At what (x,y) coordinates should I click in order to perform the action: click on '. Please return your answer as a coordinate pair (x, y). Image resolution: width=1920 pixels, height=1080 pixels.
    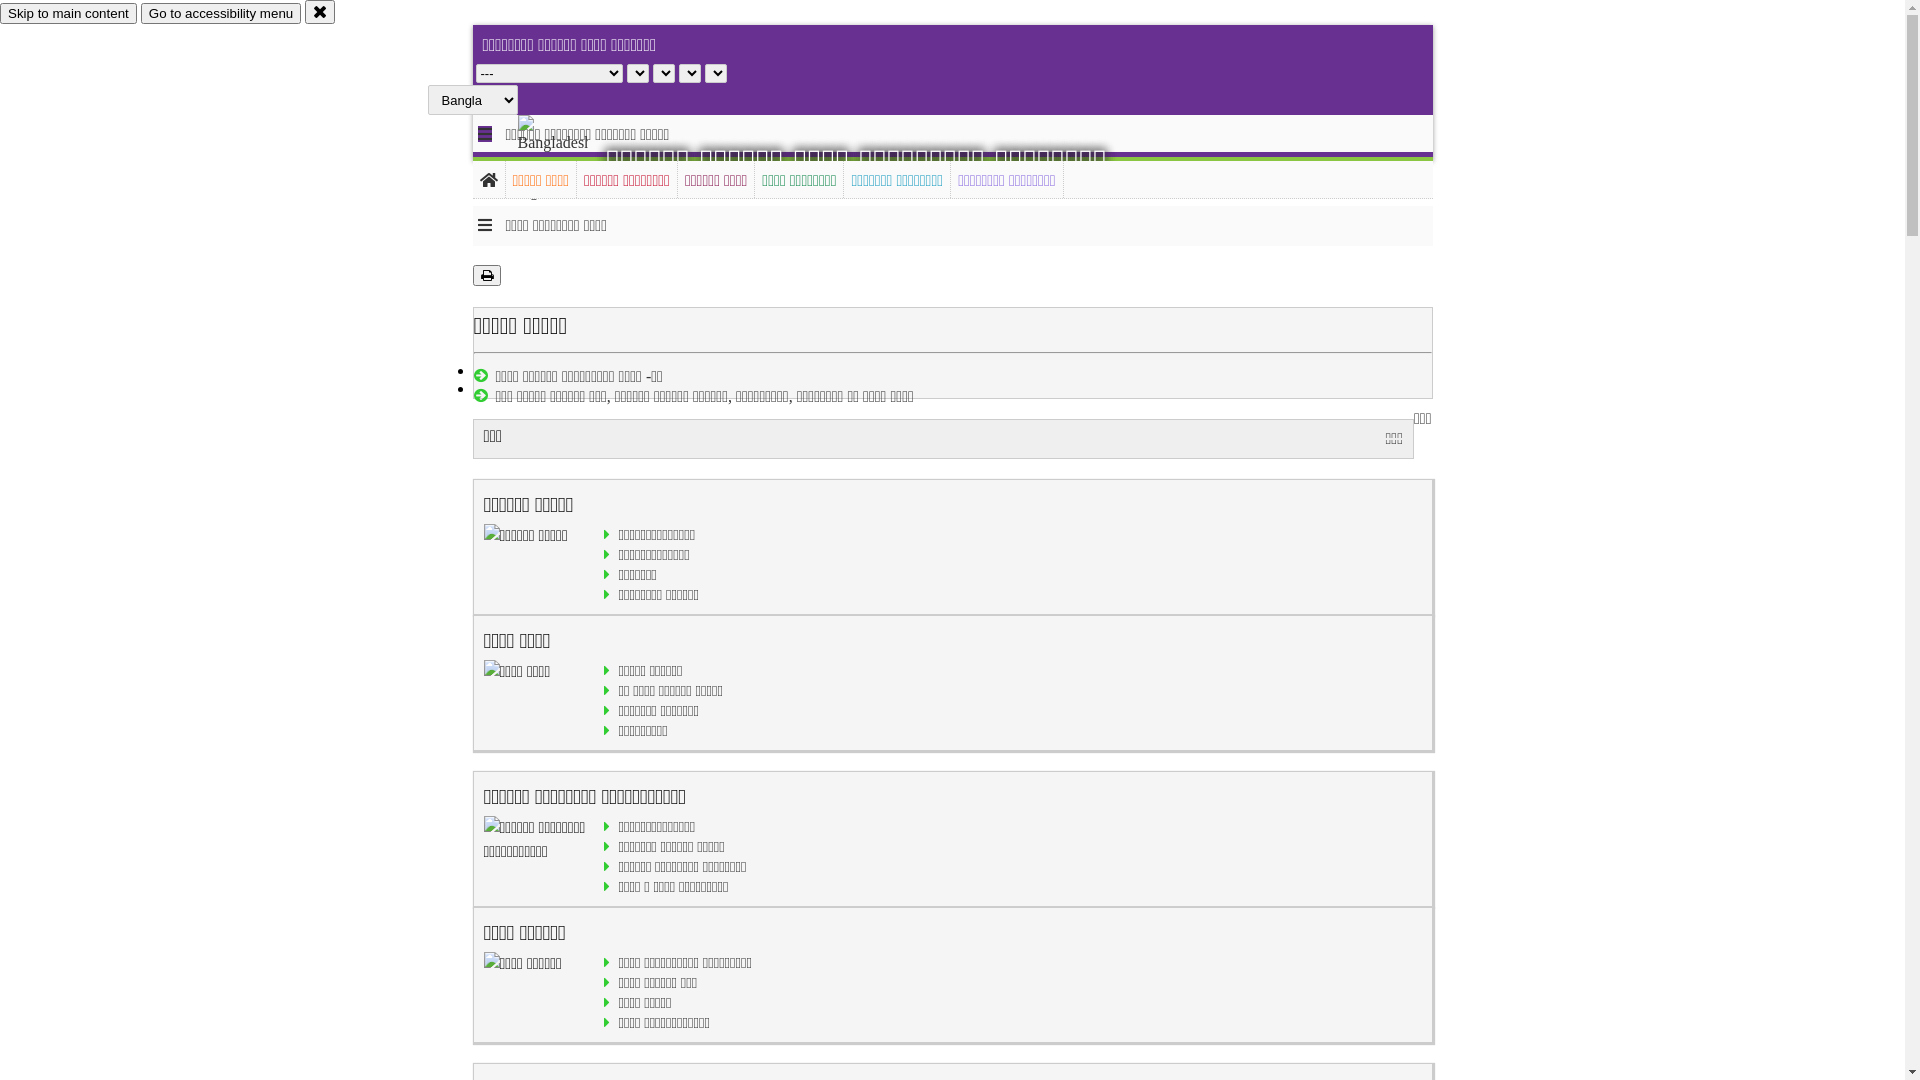
    Looking at the image, I should click on (569, 157).